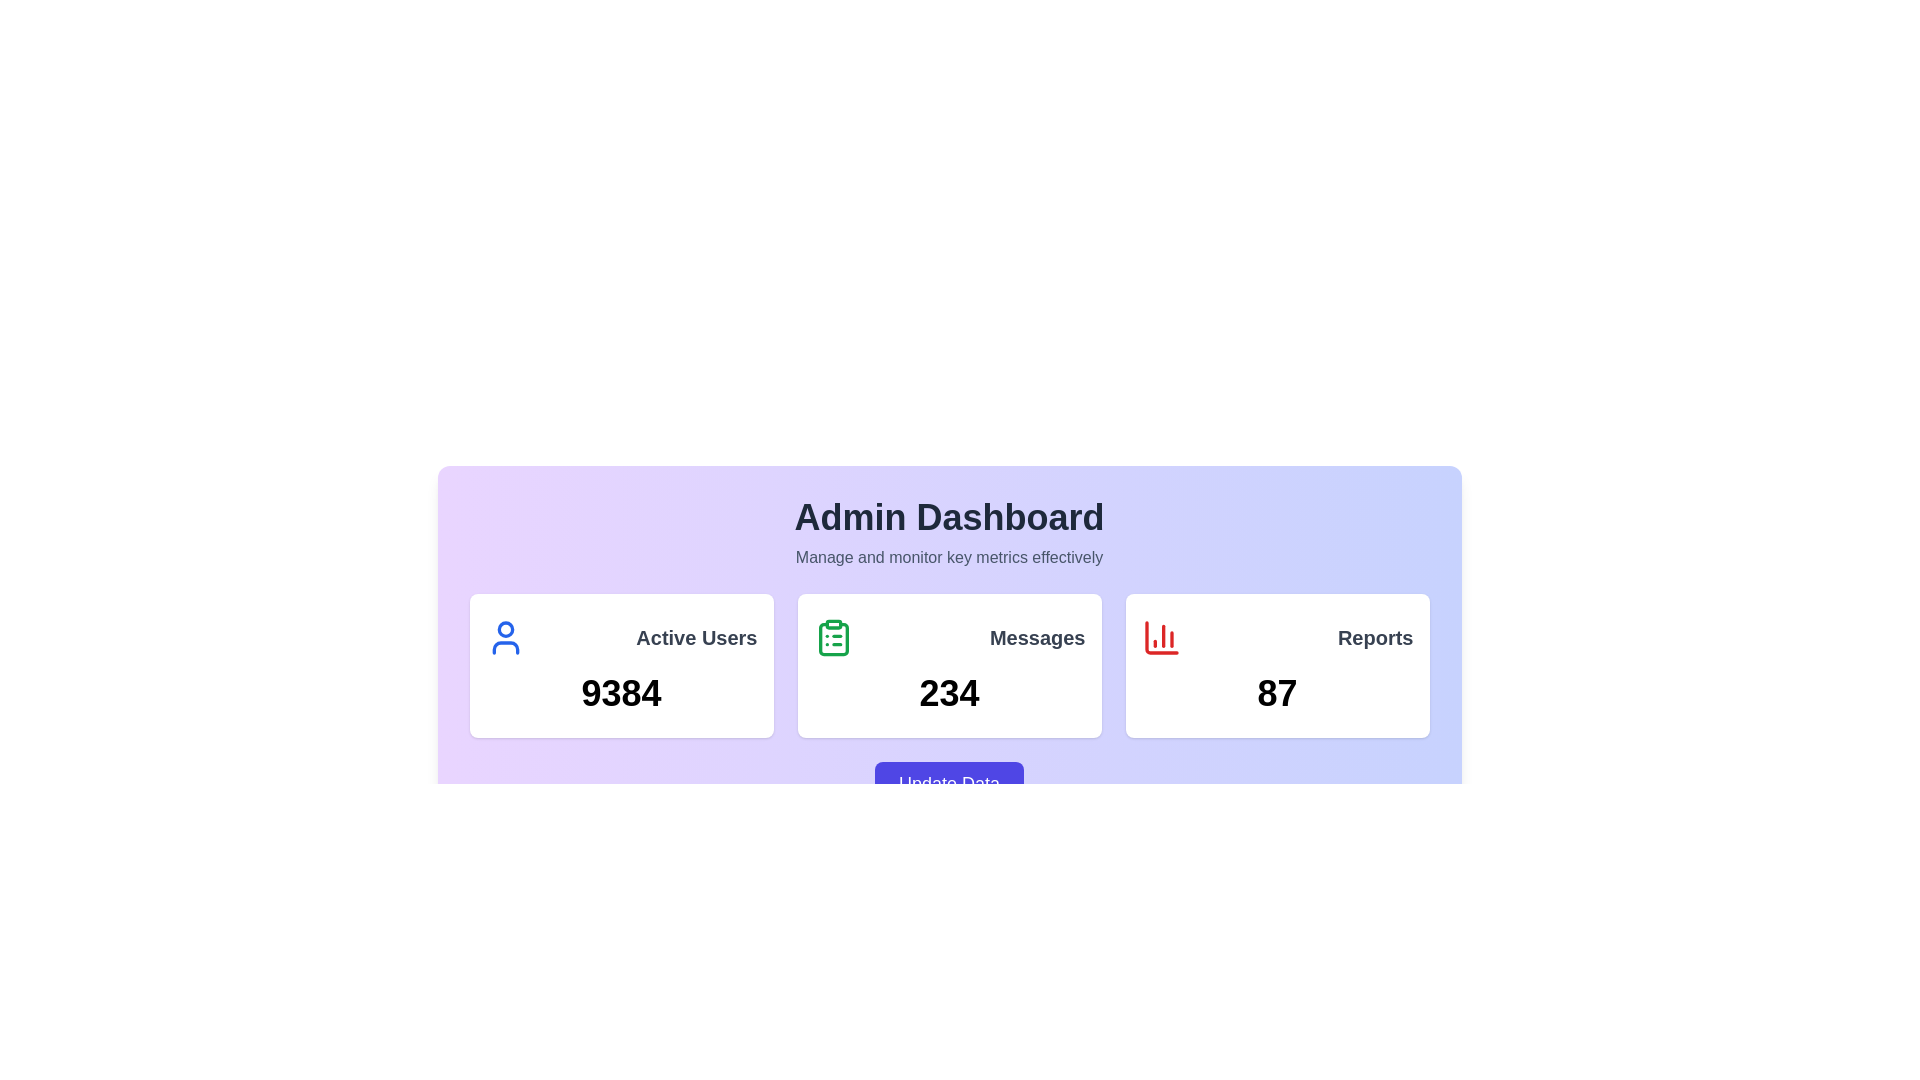 The width and height of the screenshot is (1920, 1080). Describe the element at coordinates (505, 628) in the screenshot. I see `the circular SVG element that represents the user icon, located at the top central part of the user icon graphic within the user information card` at that location.